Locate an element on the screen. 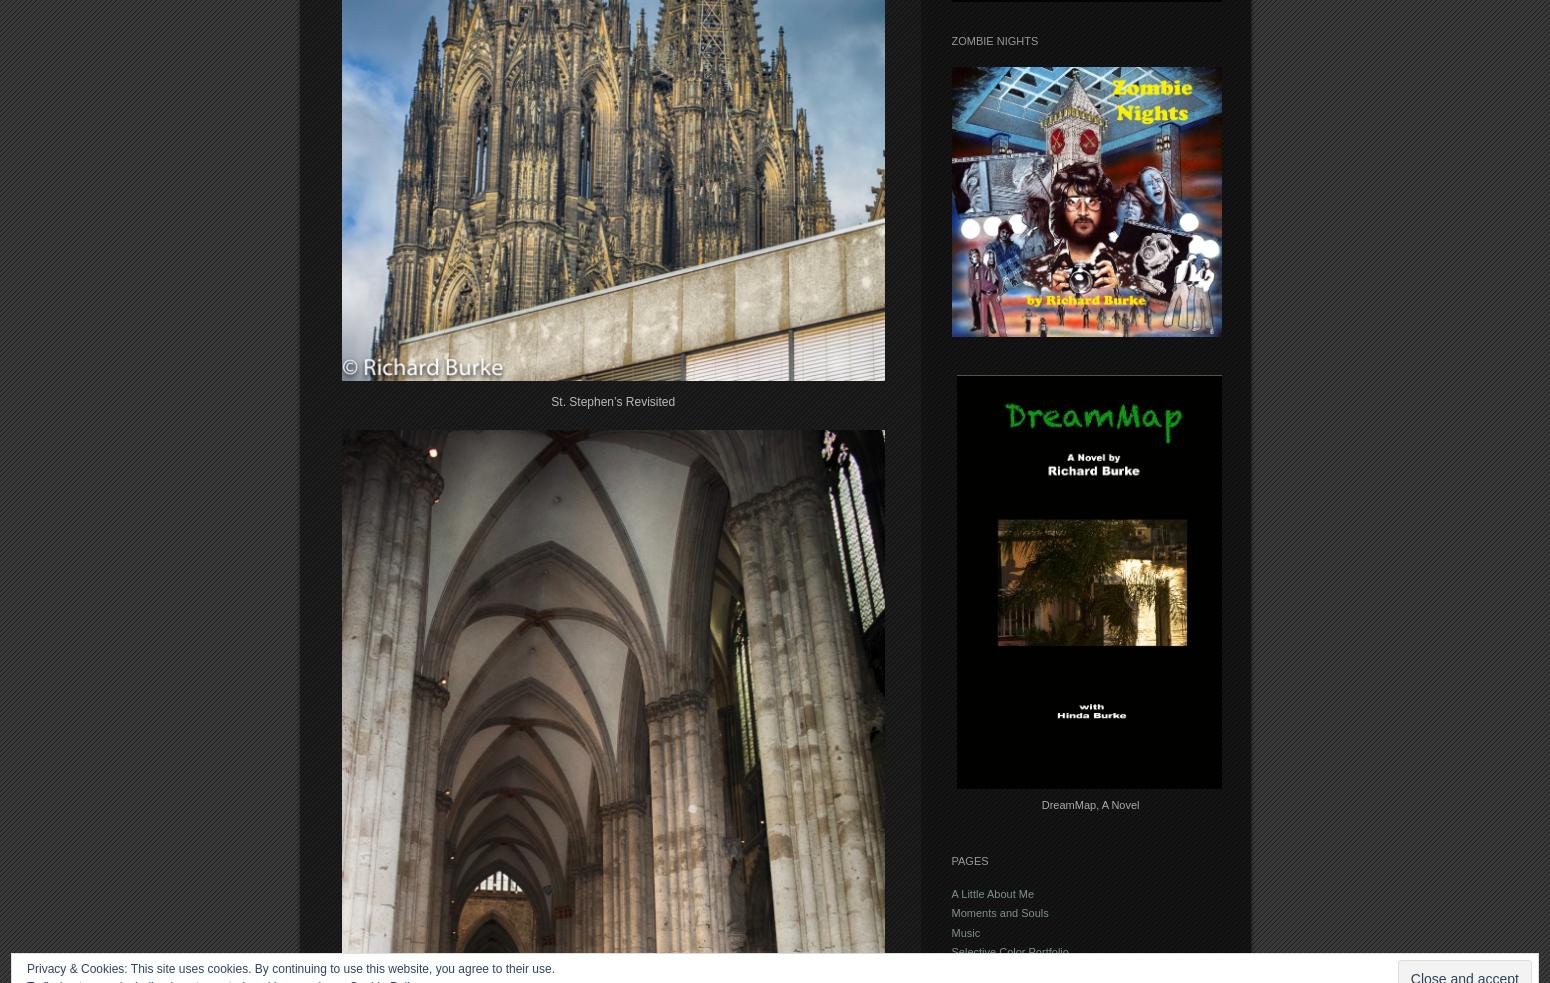  'Zombies in the Mall' is located at coordinates (949, 971).